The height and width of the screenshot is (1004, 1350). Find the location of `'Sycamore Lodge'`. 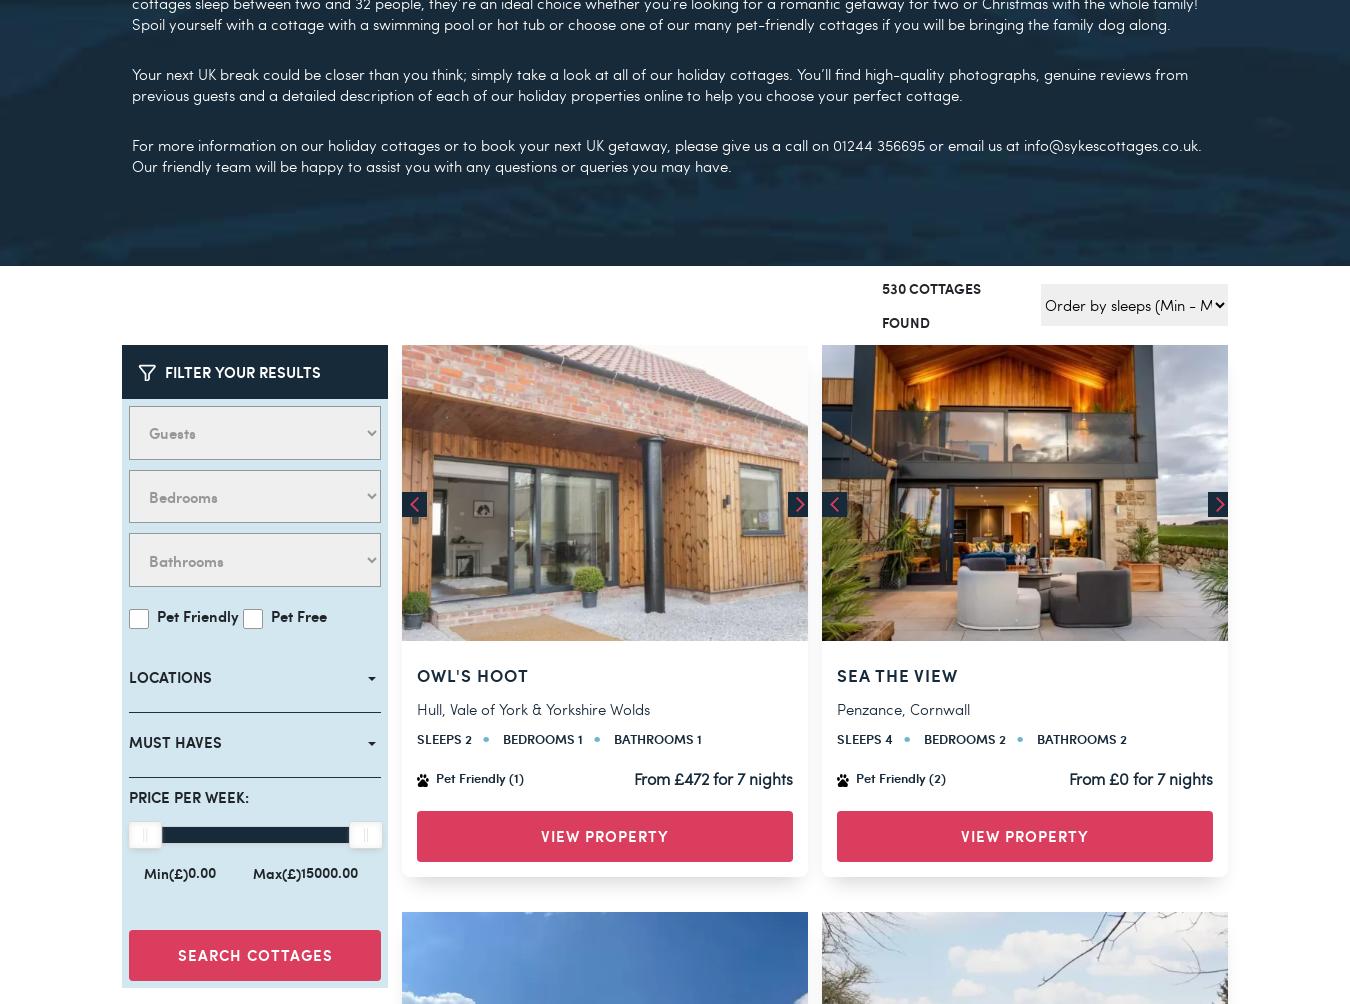

'Sycamore Lodge' is located at coordinates (919, 632).